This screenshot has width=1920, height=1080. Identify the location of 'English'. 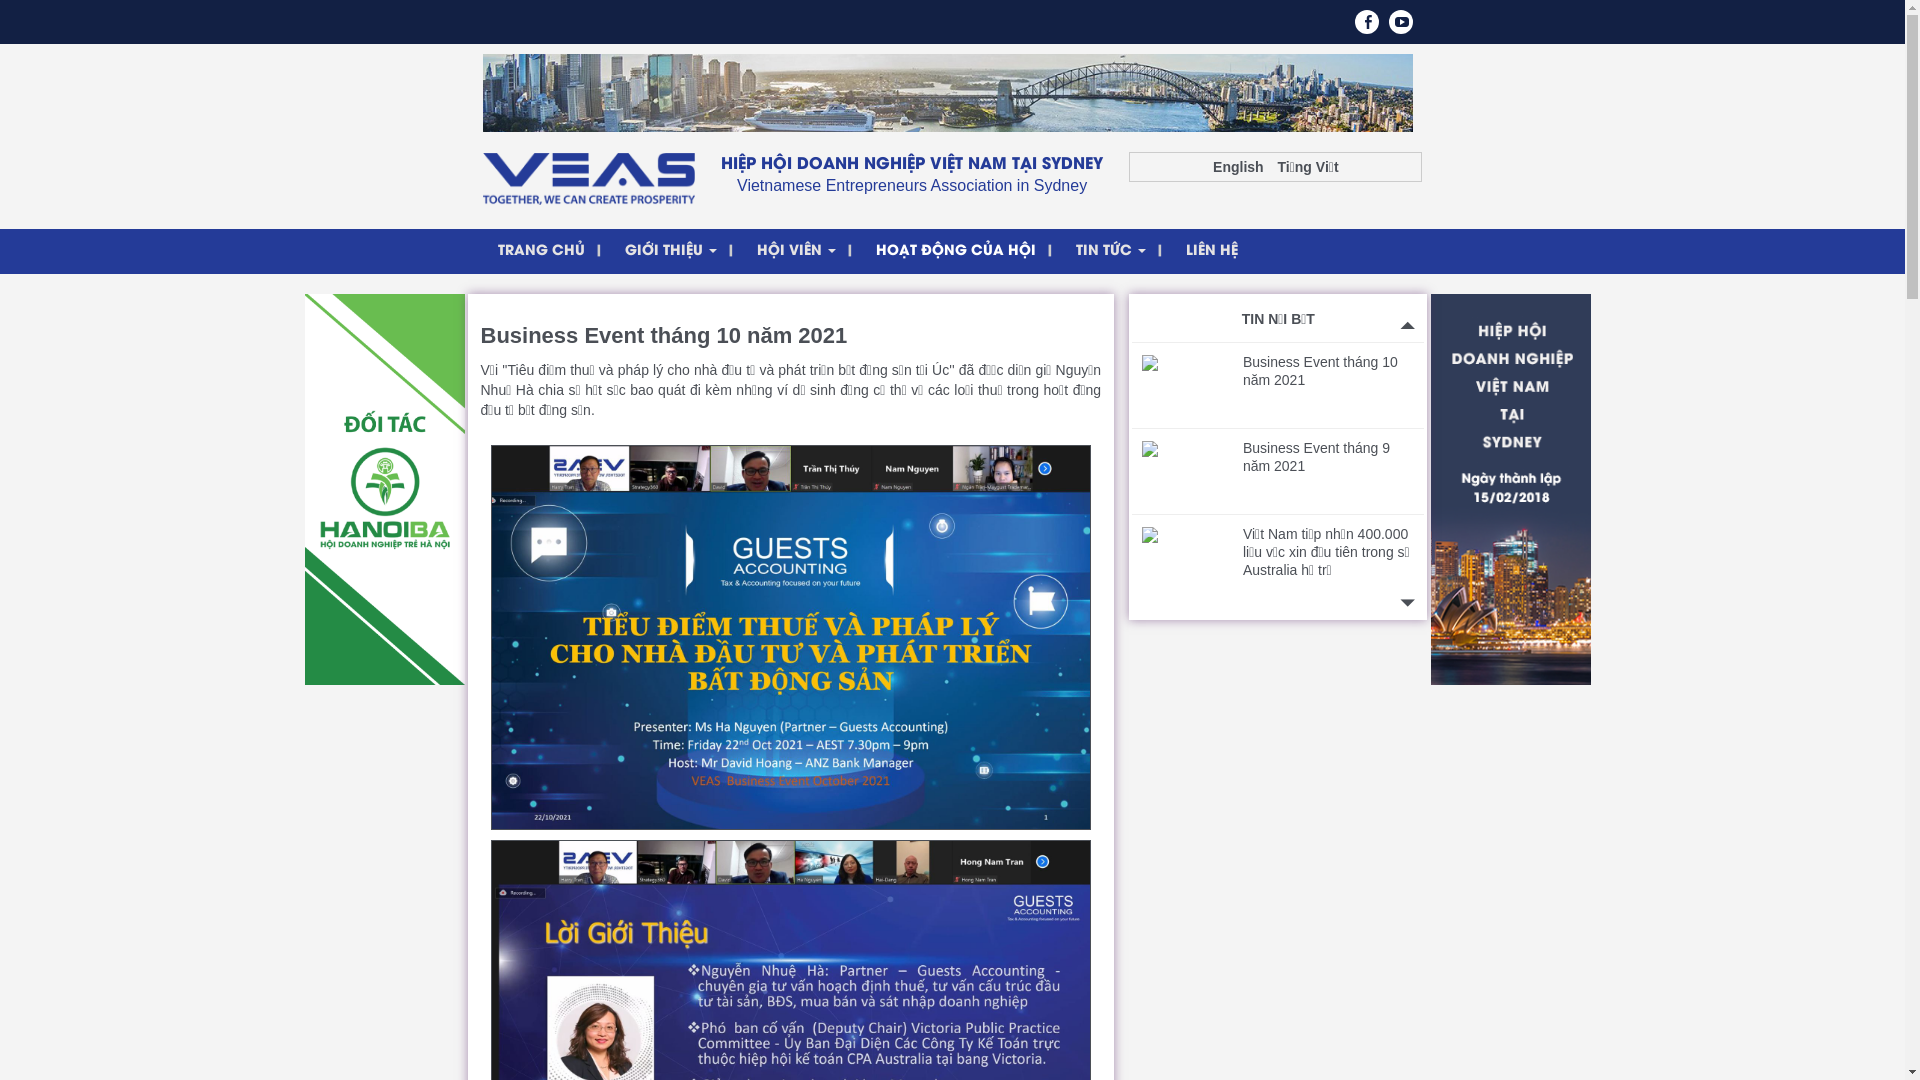
(1237, 164).